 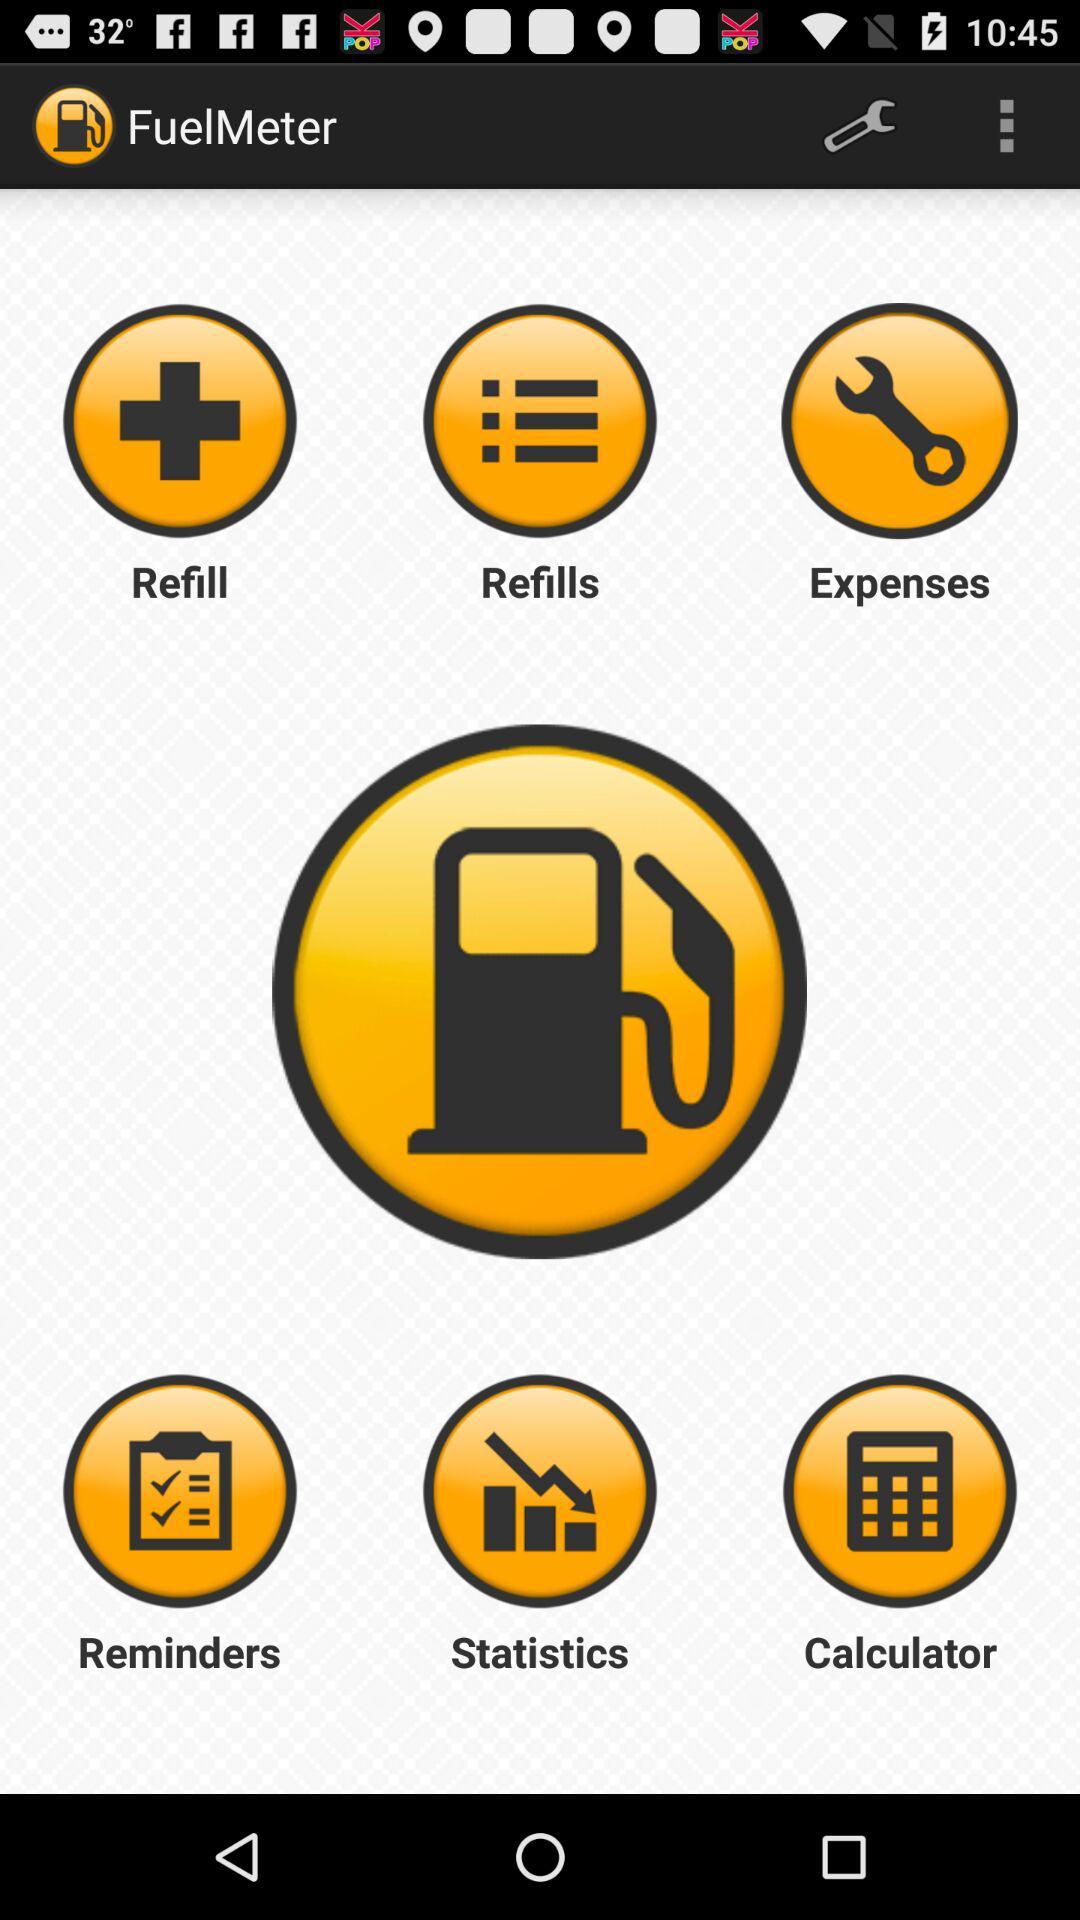 What do you see at coordinates (540, 1491) in the screenshot?
I see `statistics` at bounding box center [540, 1491].